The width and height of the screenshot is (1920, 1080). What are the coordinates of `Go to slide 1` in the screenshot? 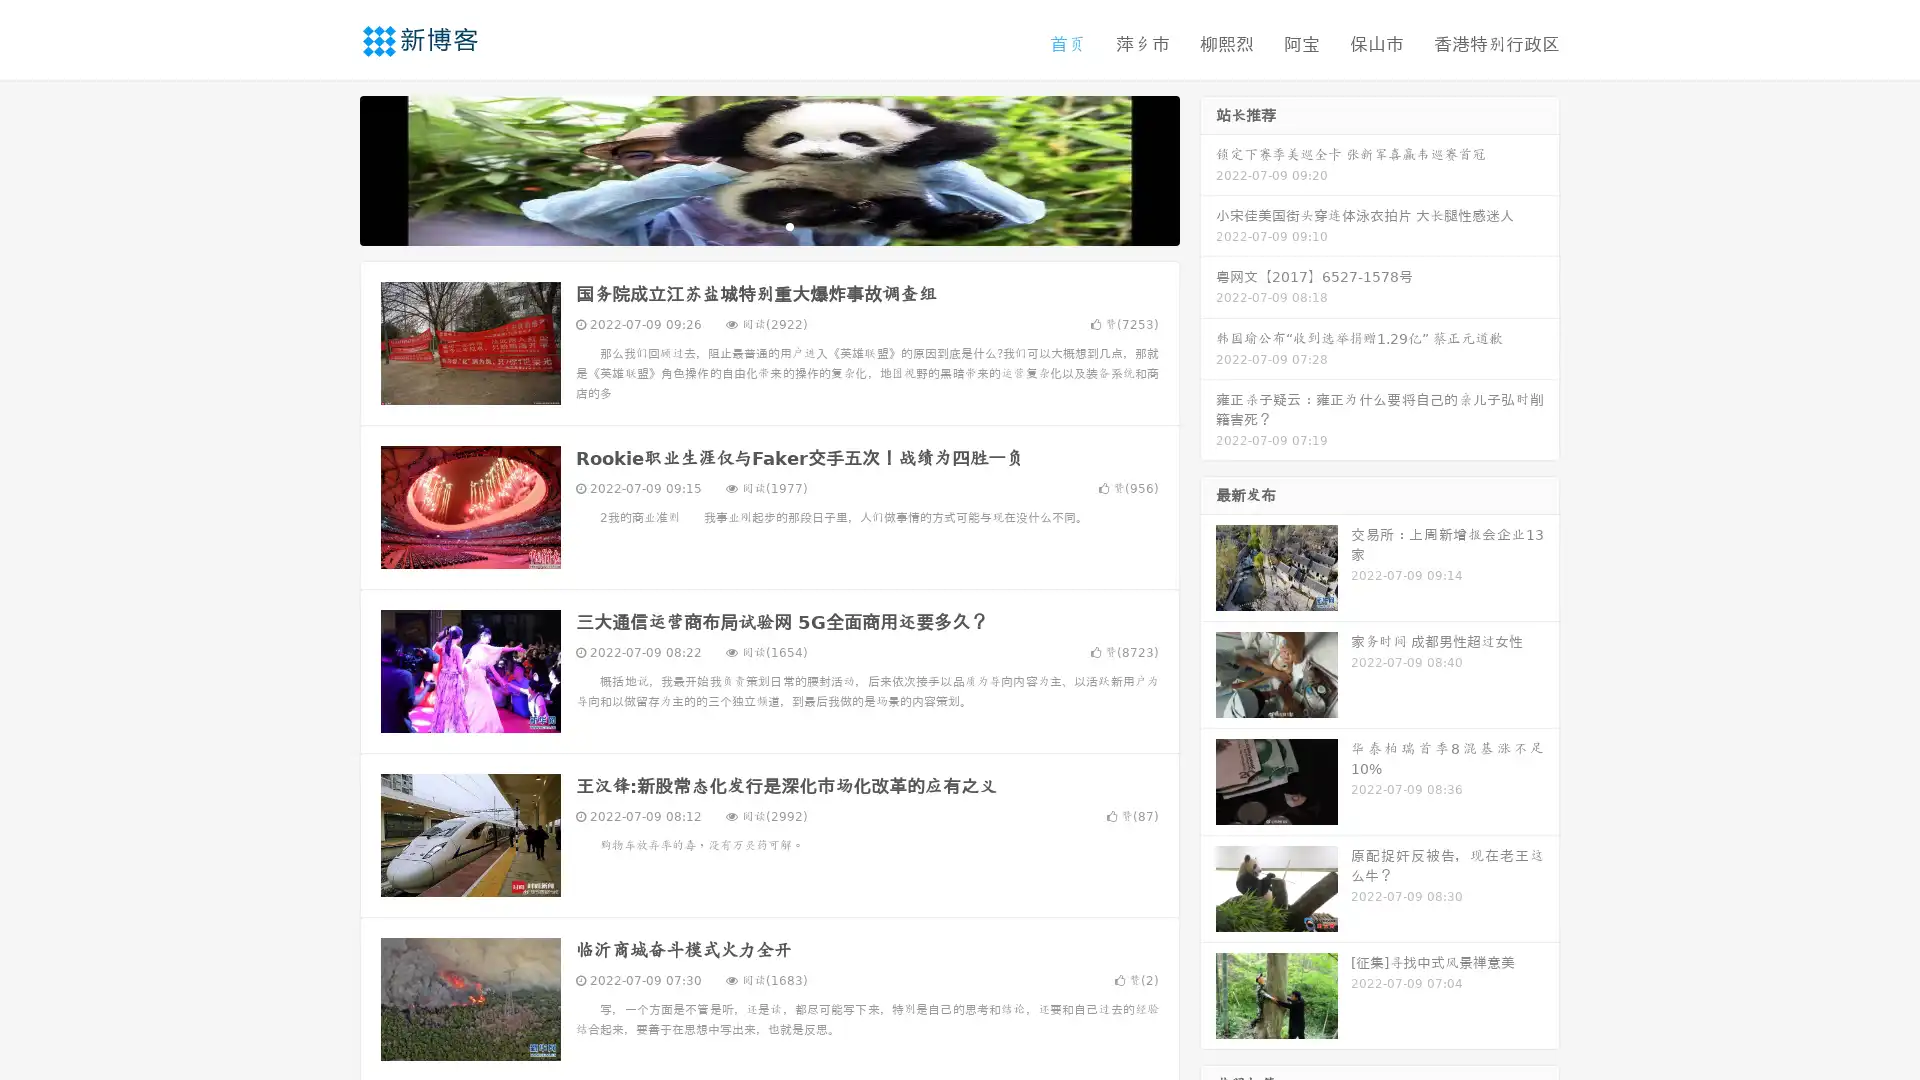 It's located at (748, 225).